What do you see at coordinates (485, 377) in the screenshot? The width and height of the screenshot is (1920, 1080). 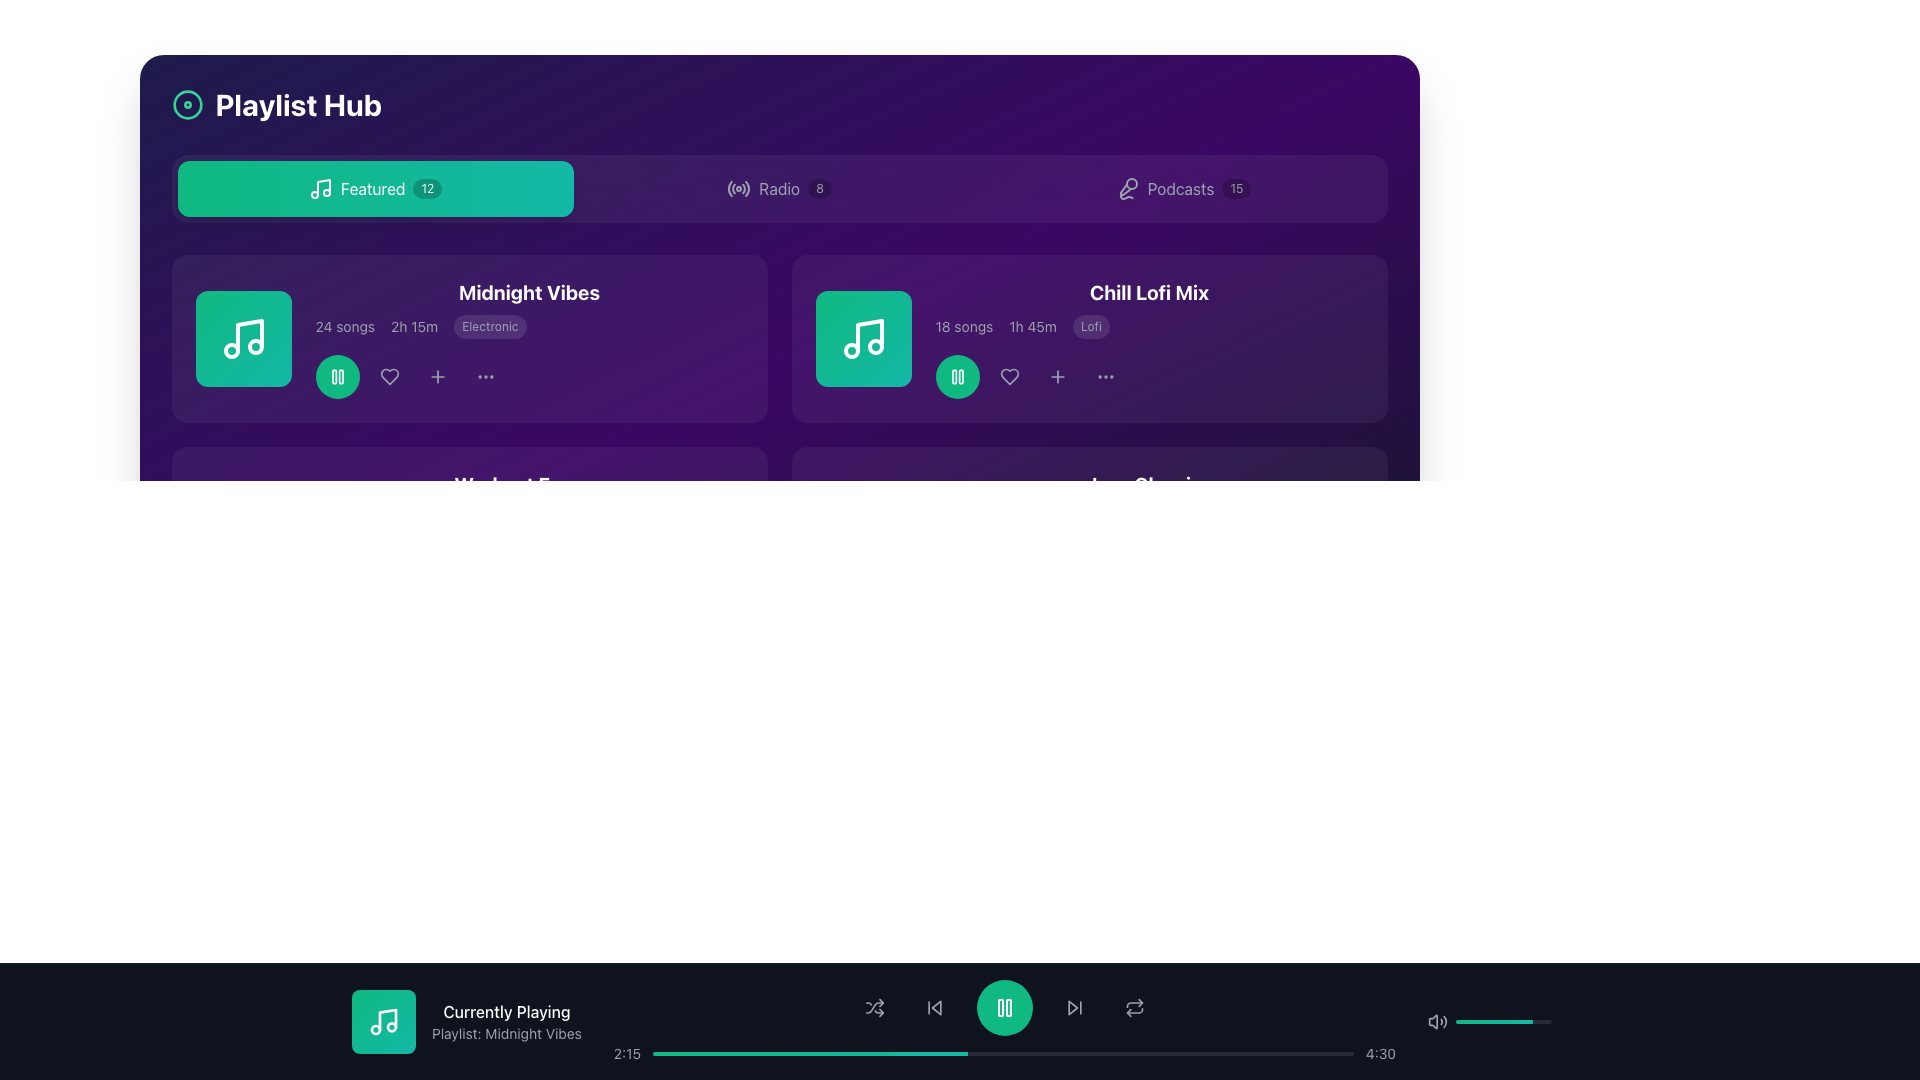 I see `the overflow menu trigger icon located in the bottom right corner of the 'Midnight Vibes' card` at bounding box center [485, 377].